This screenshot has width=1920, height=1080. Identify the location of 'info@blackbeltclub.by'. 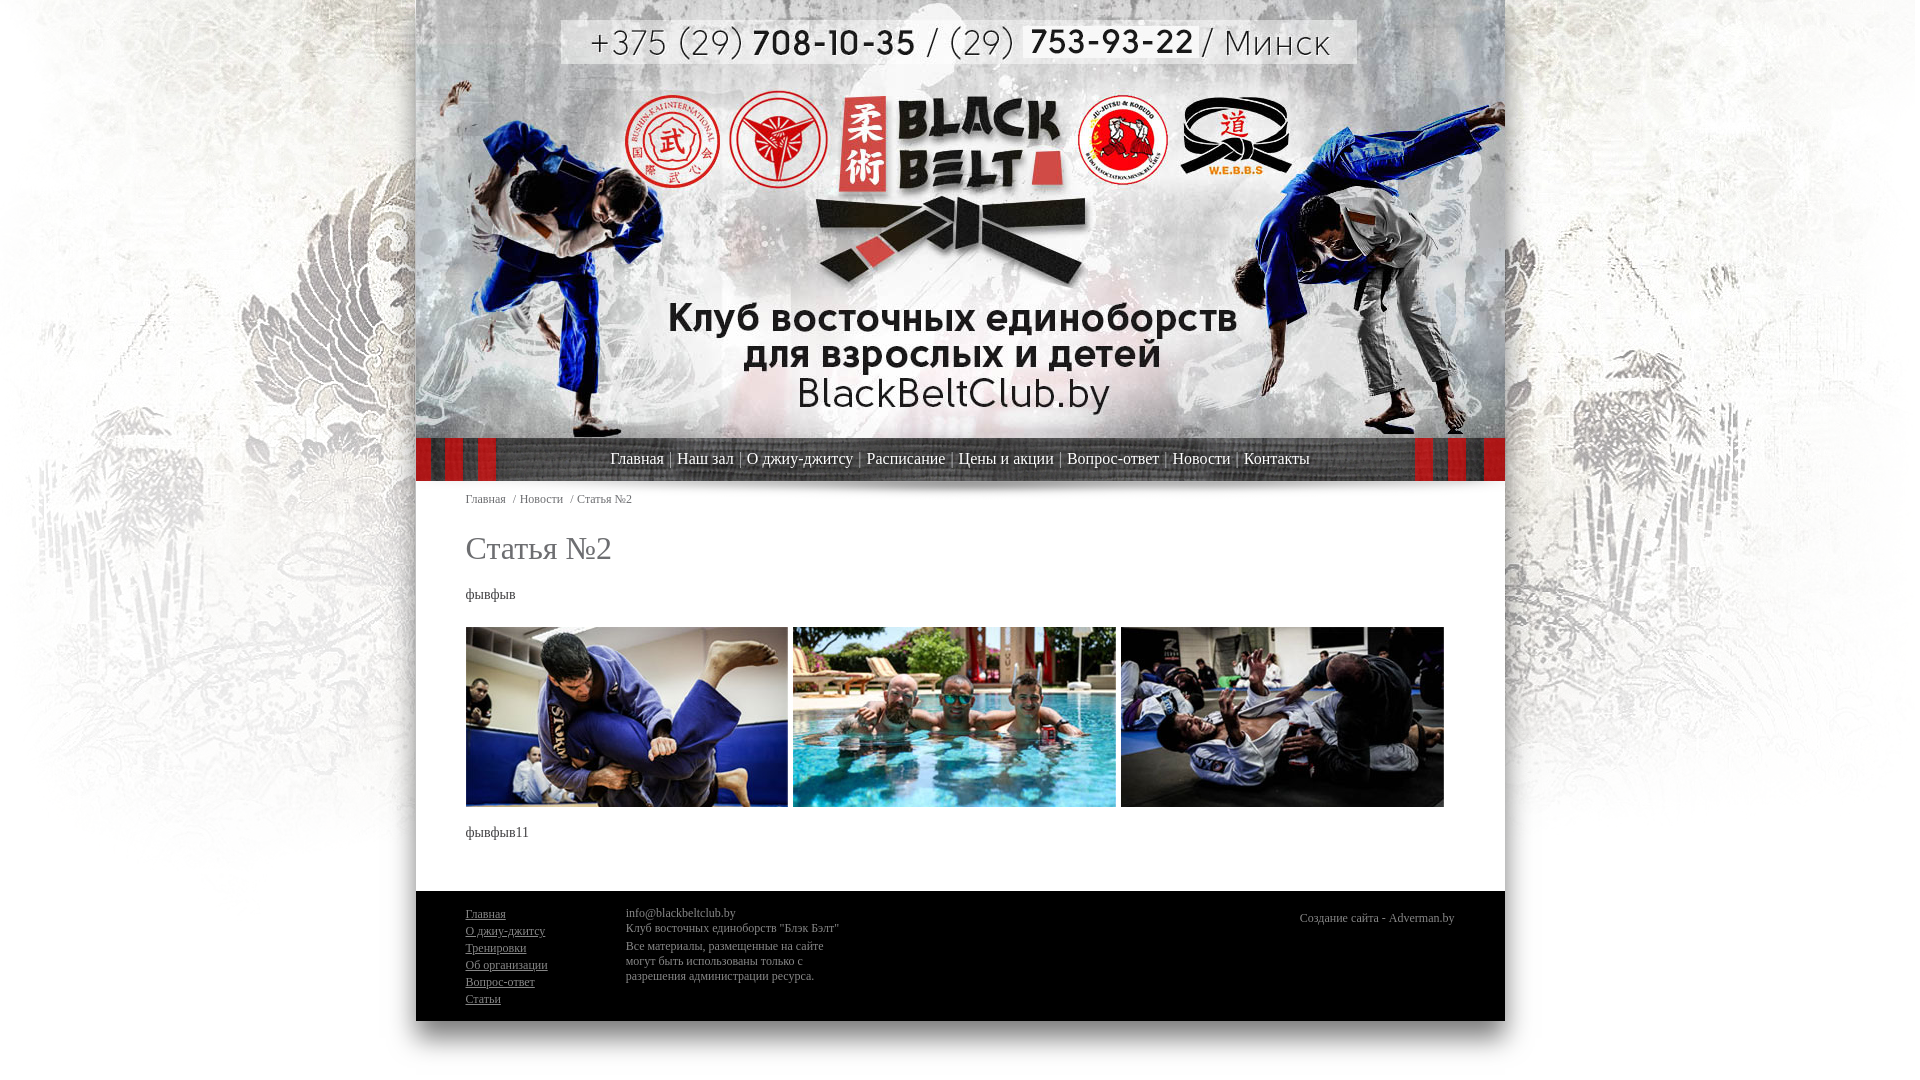
(681, 913).